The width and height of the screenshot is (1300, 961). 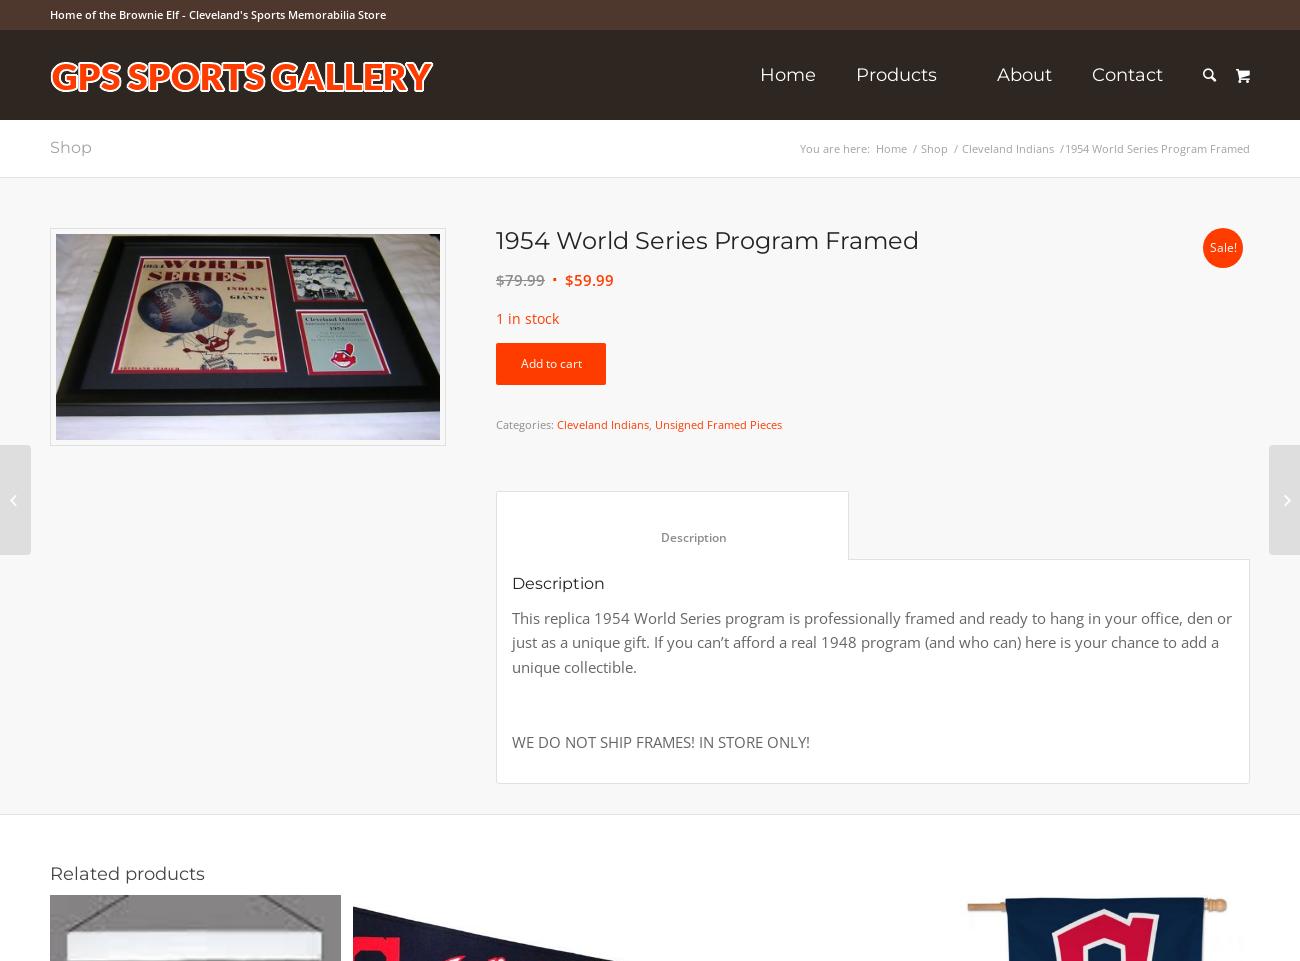 I want to click on 'Home of the Brownie Elf - Cleveland's Sports Memorabilia Store', so click(x=217, y=13).